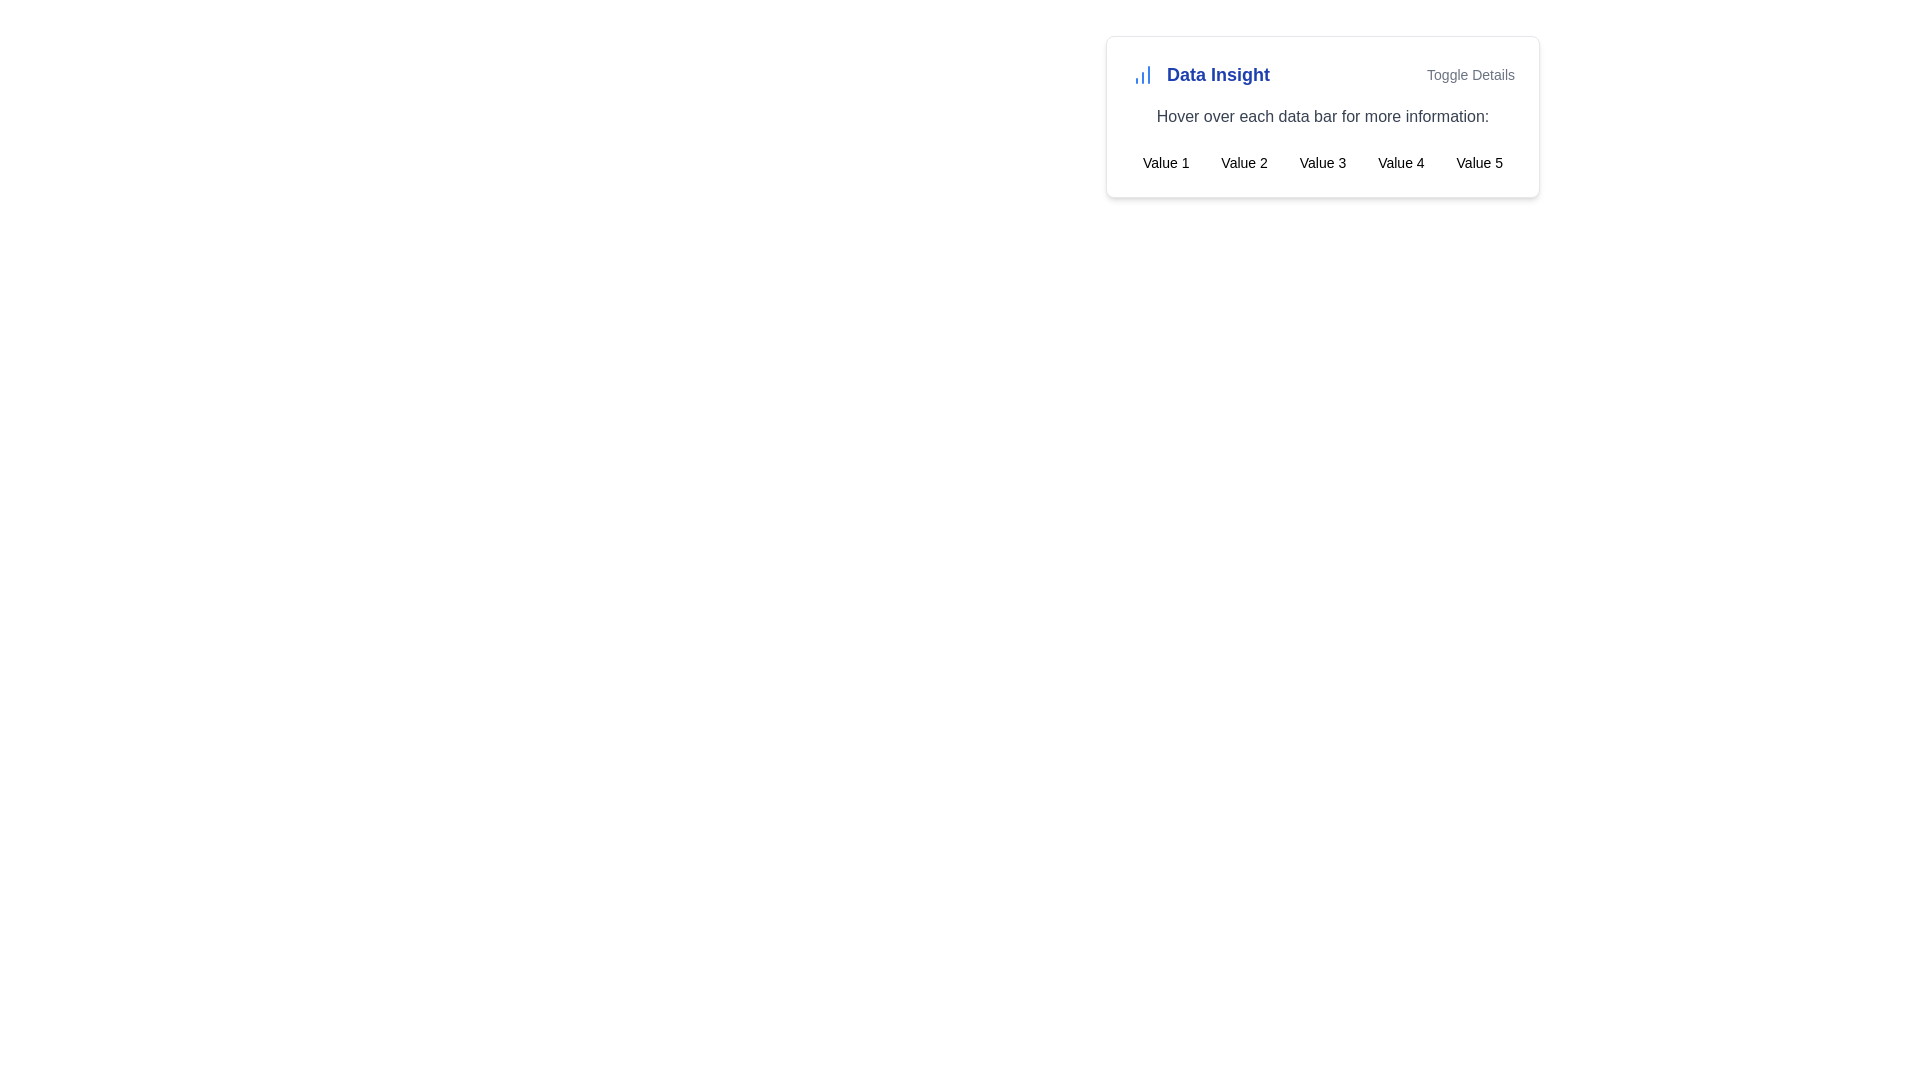  What do you see at coordinates (1400, 157) in the screenshot?
I see `the text label reading 'Value 4'` at bounding box center [1400, 157].